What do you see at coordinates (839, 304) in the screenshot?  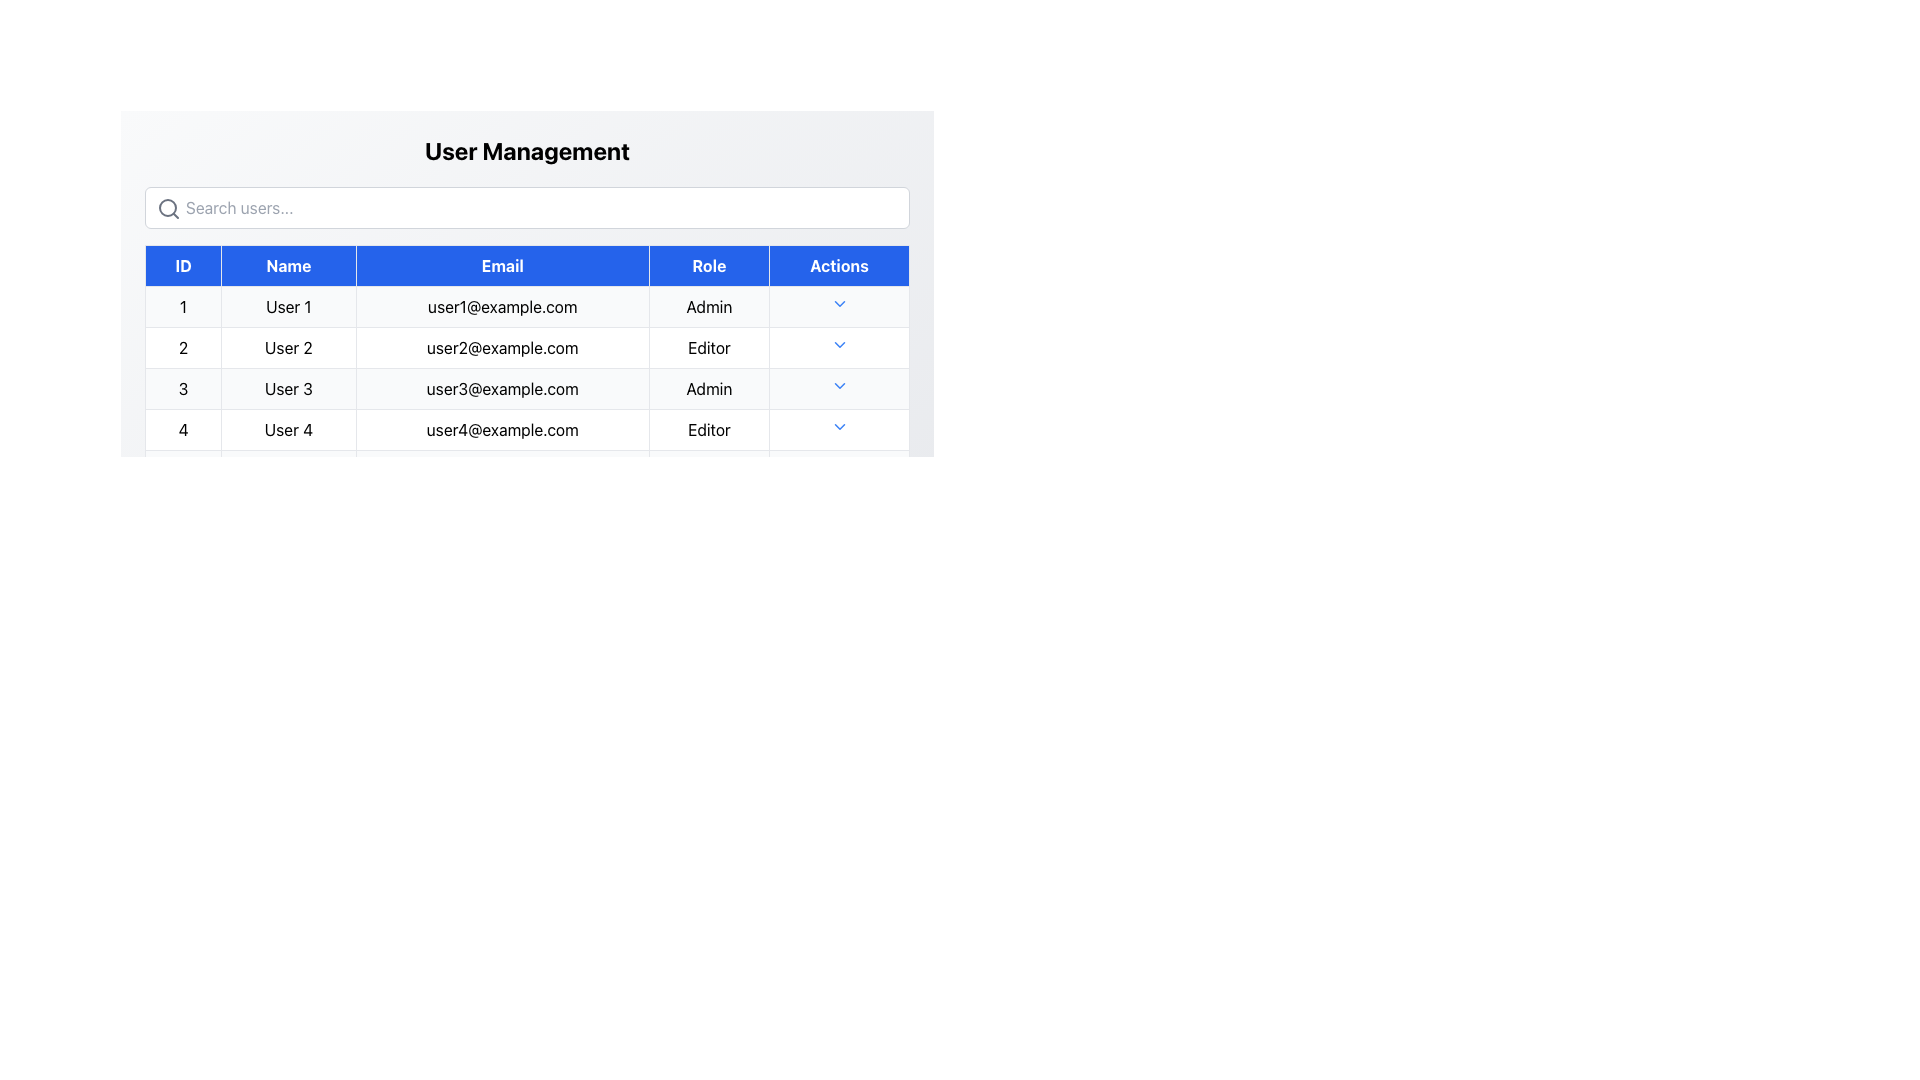 I see `the dropdown toggle button in the 'Actions' column of the user management table` at bounding box center [839, 304].